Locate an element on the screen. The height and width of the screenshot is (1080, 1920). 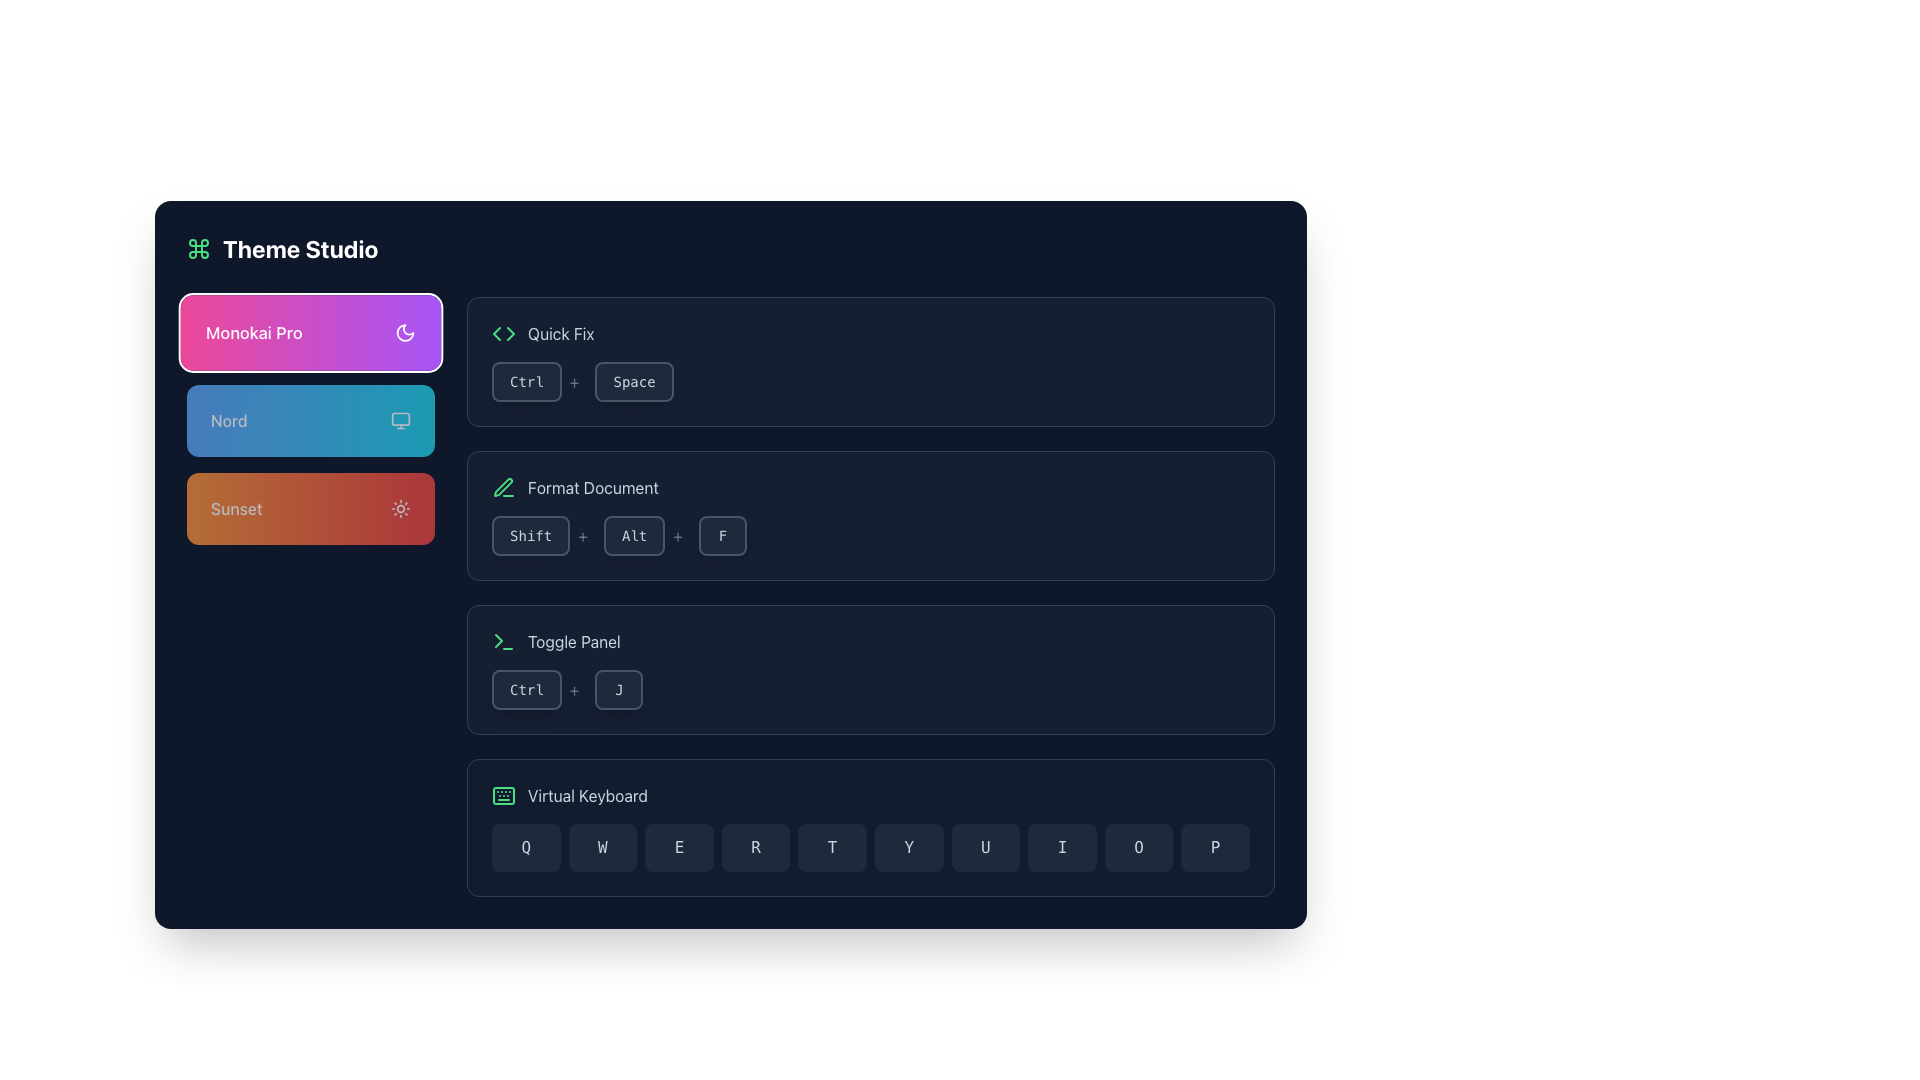
the rectangular button labeled 'Alt', which is styled against a dark background and has rounded corners, located between the 'Shift' button and a small '+' symbol is located at coordinates (633, 535).